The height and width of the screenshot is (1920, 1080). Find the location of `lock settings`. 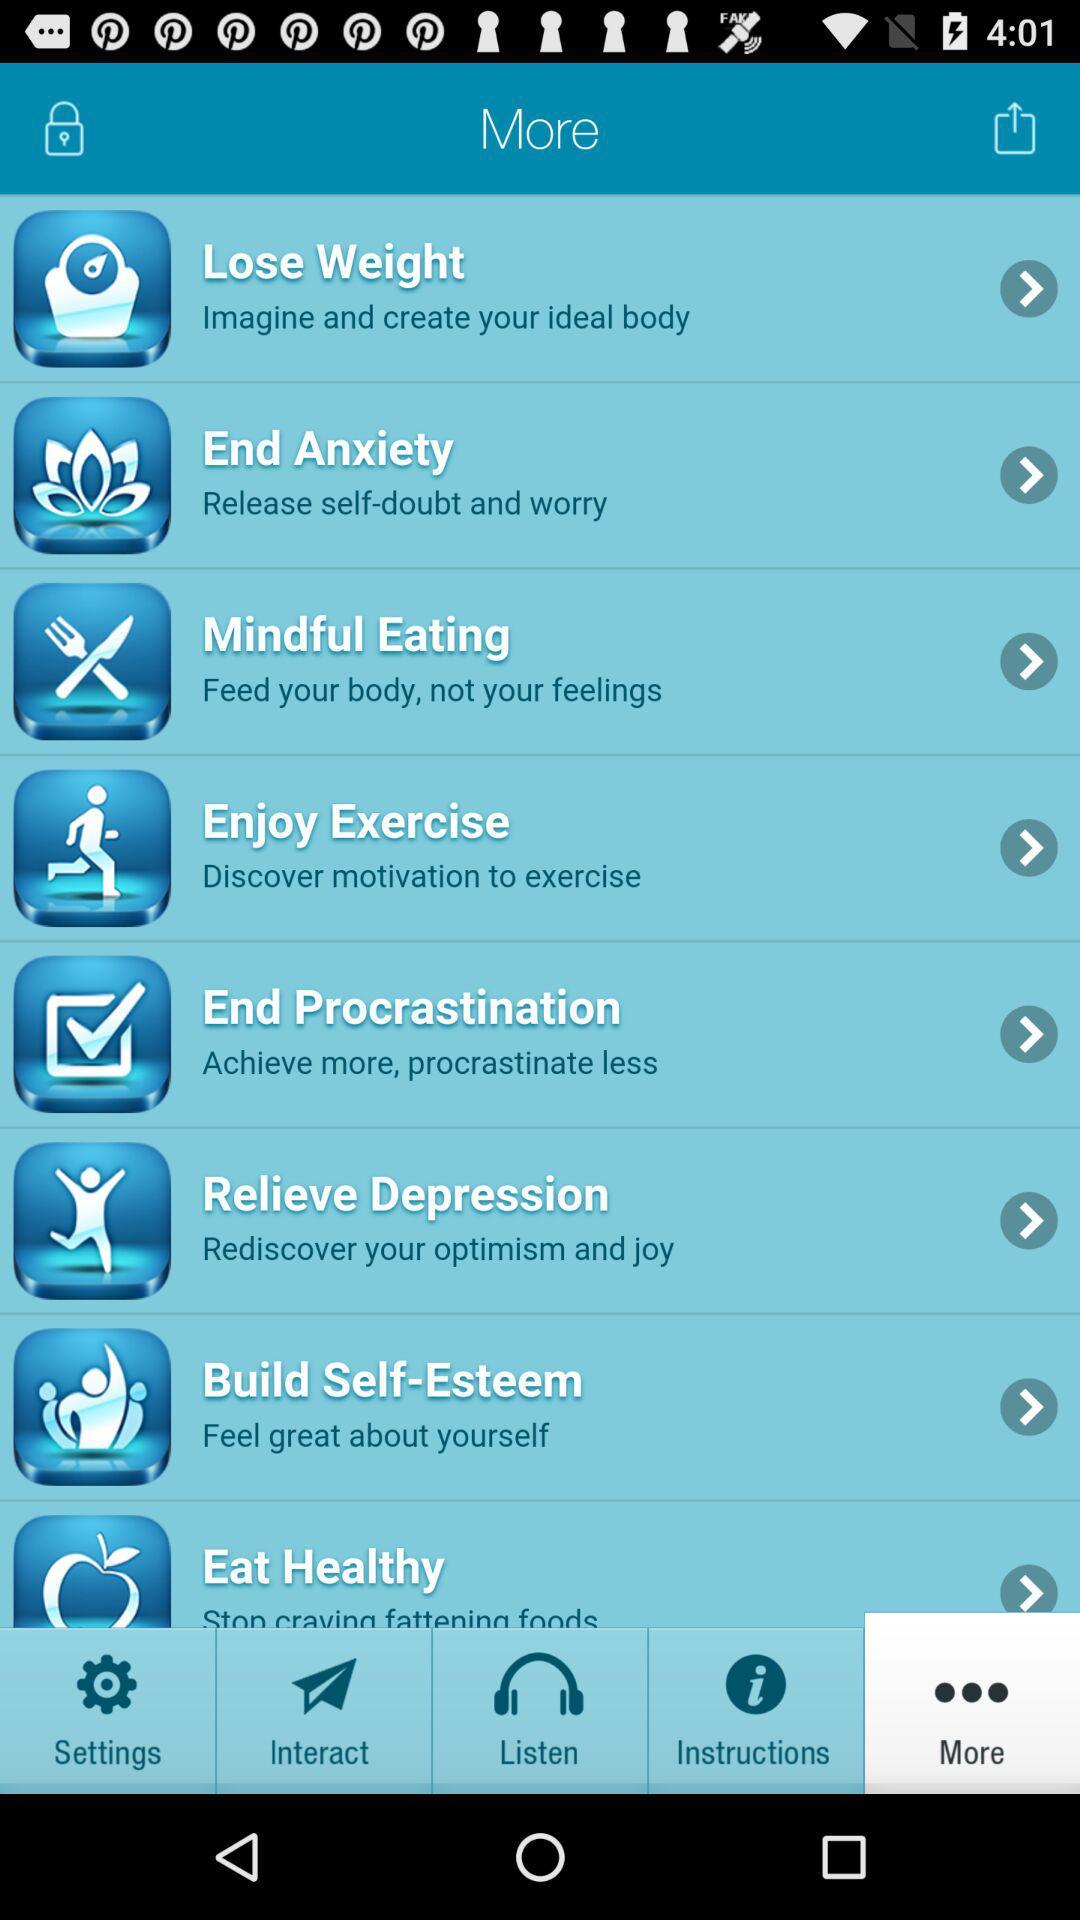

lock settings is located at coordinates (63, 127).